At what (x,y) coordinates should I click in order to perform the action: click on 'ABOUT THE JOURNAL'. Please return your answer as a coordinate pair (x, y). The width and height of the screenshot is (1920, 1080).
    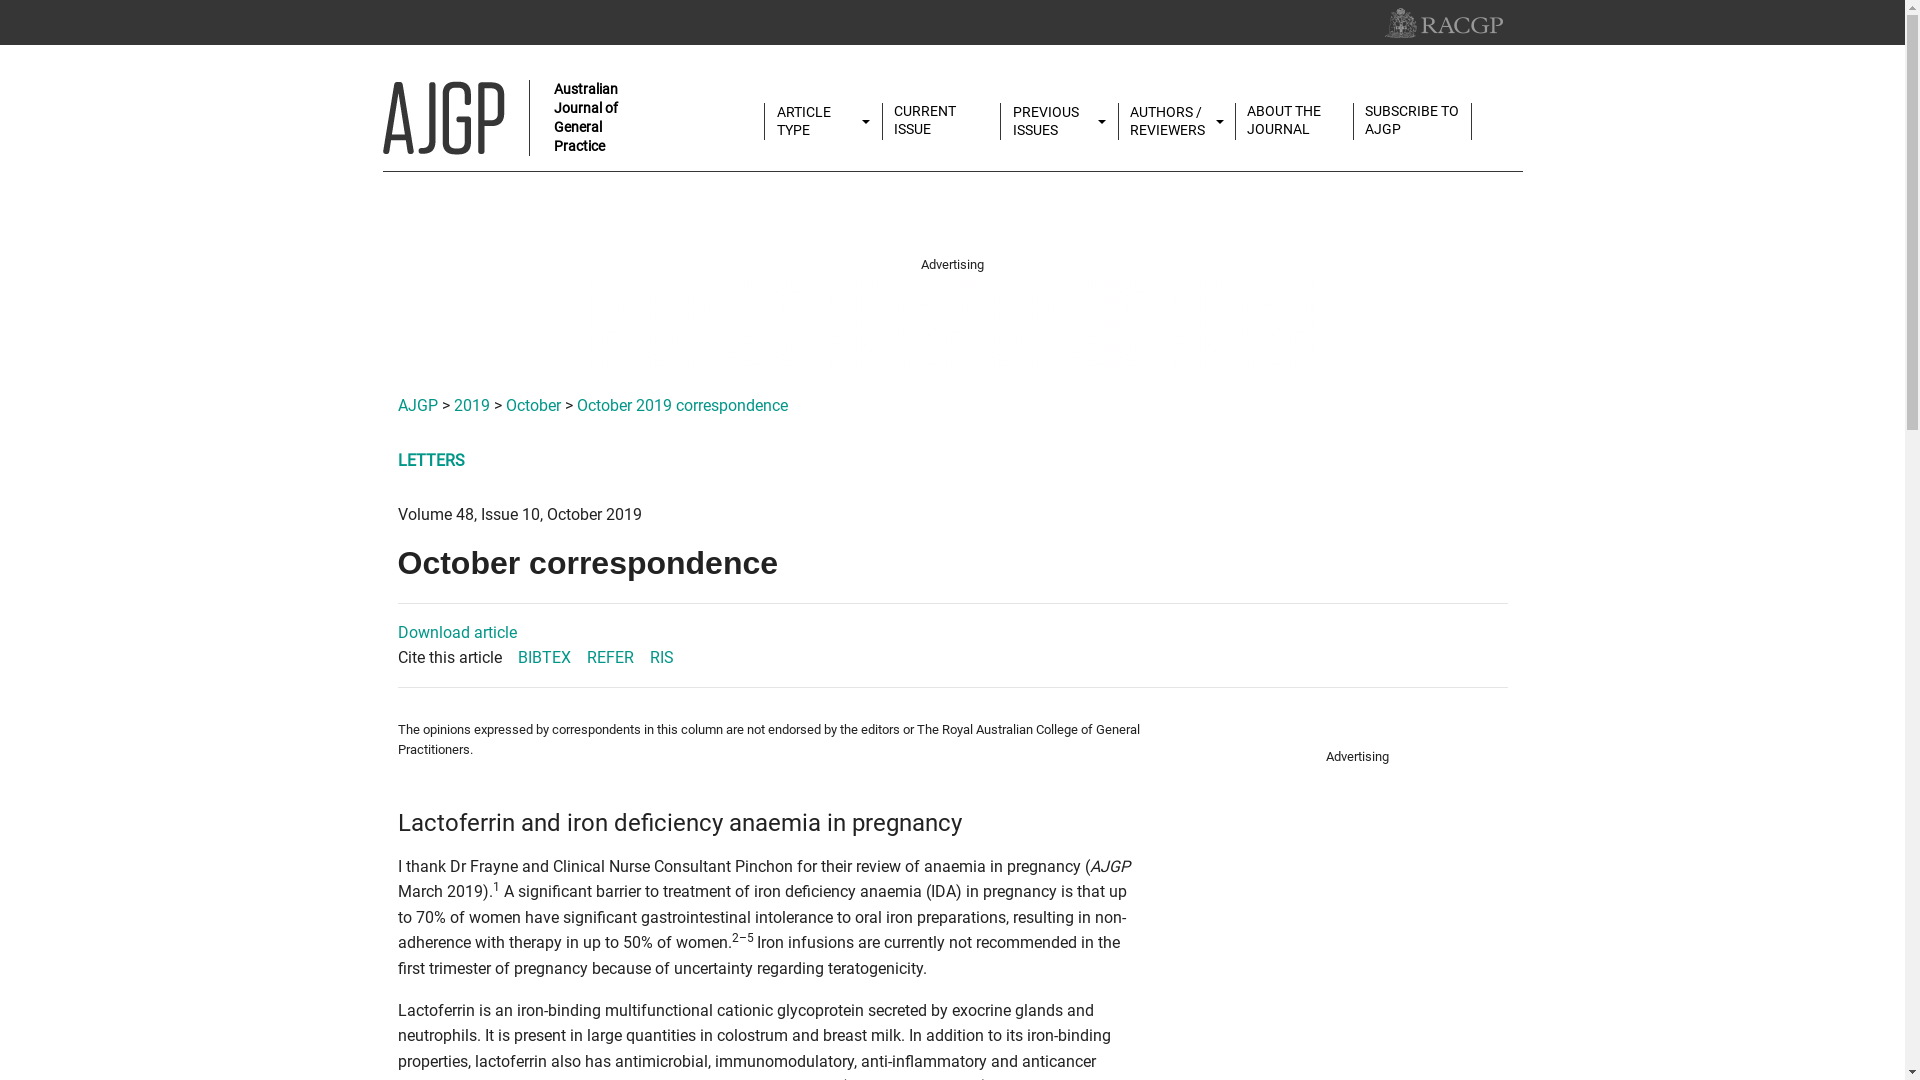
    Looking at the image, I should click on (1235, 120).